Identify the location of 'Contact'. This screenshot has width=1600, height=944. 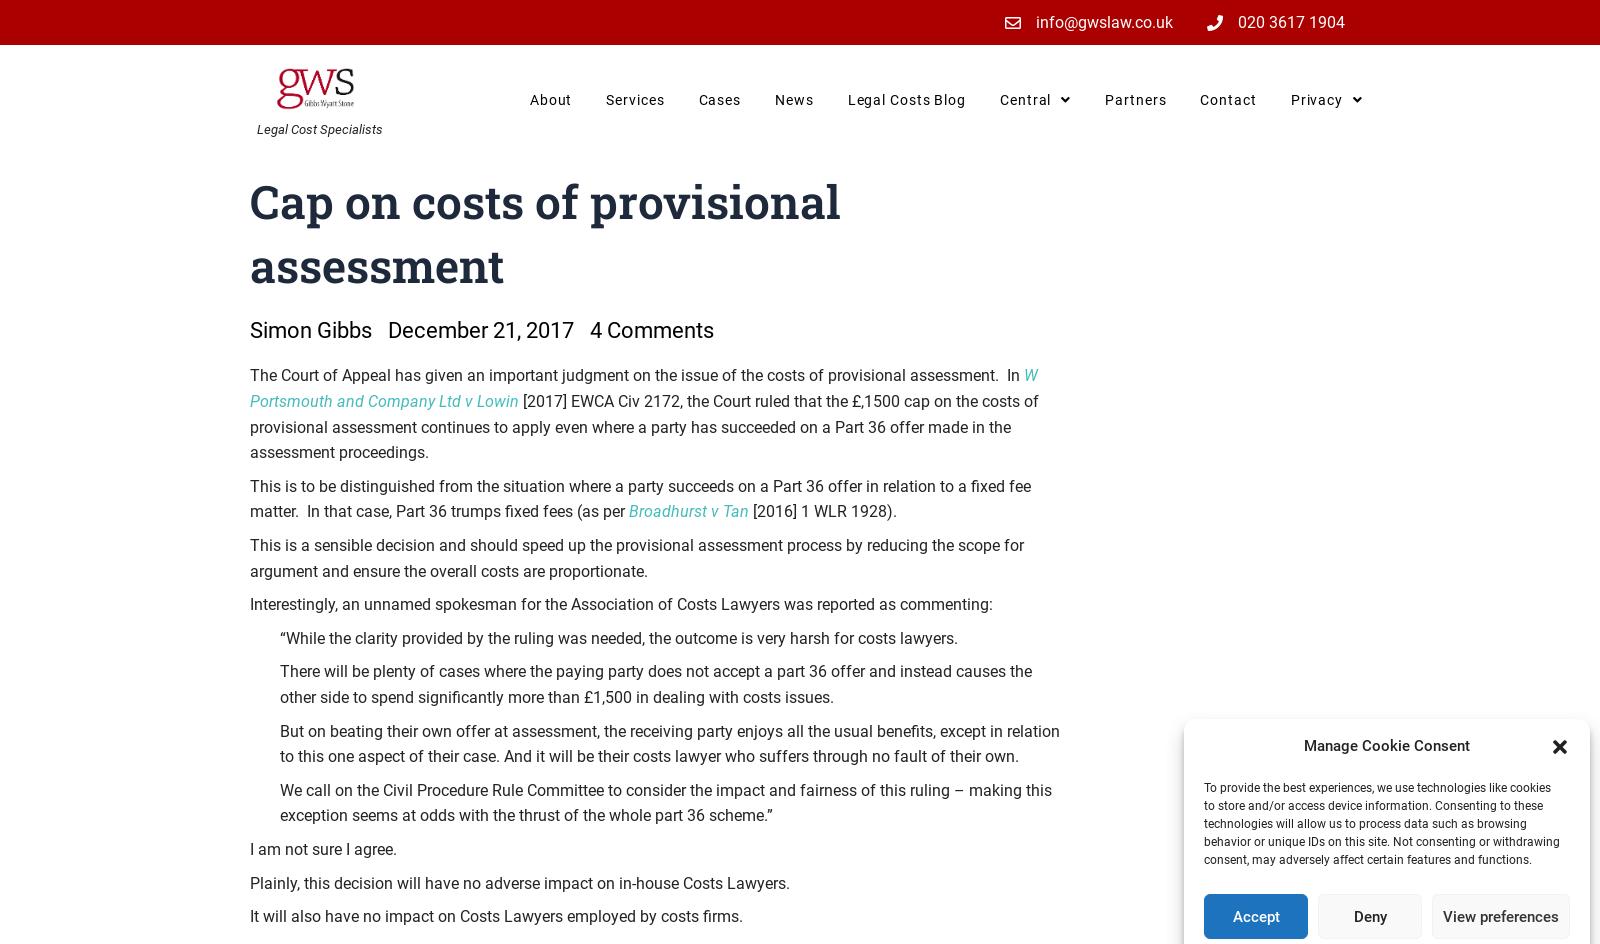
(1200, 98).